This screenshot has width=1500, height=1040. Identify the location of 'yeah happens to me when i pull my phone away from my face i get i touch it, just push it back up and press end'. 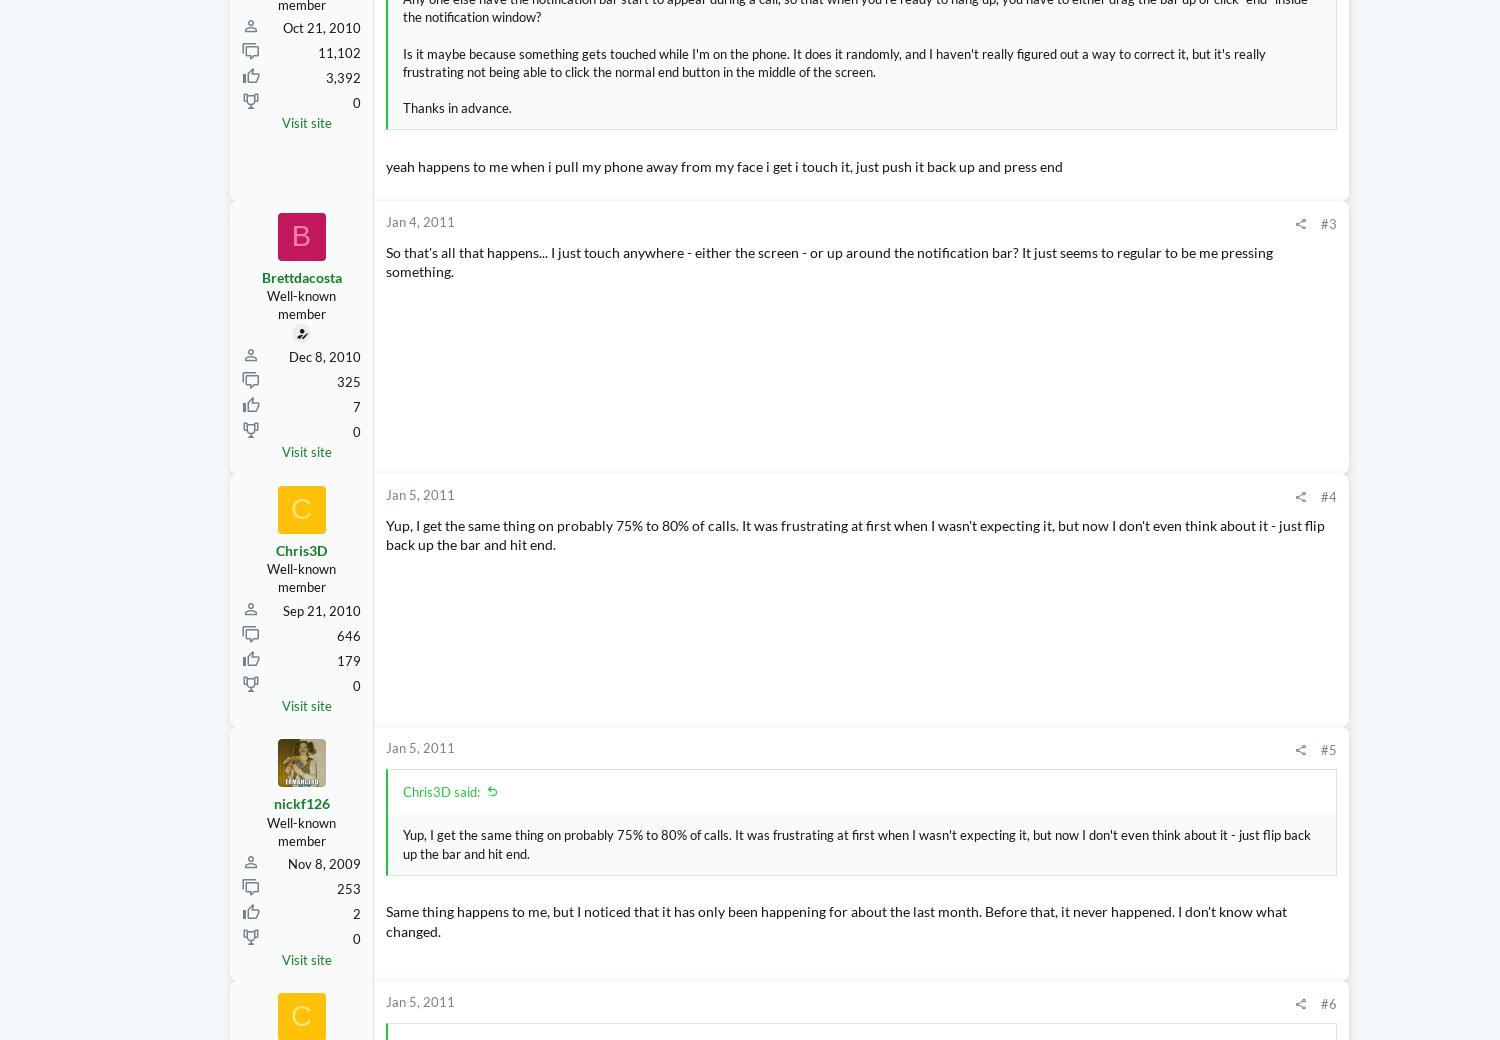
(723, 165).